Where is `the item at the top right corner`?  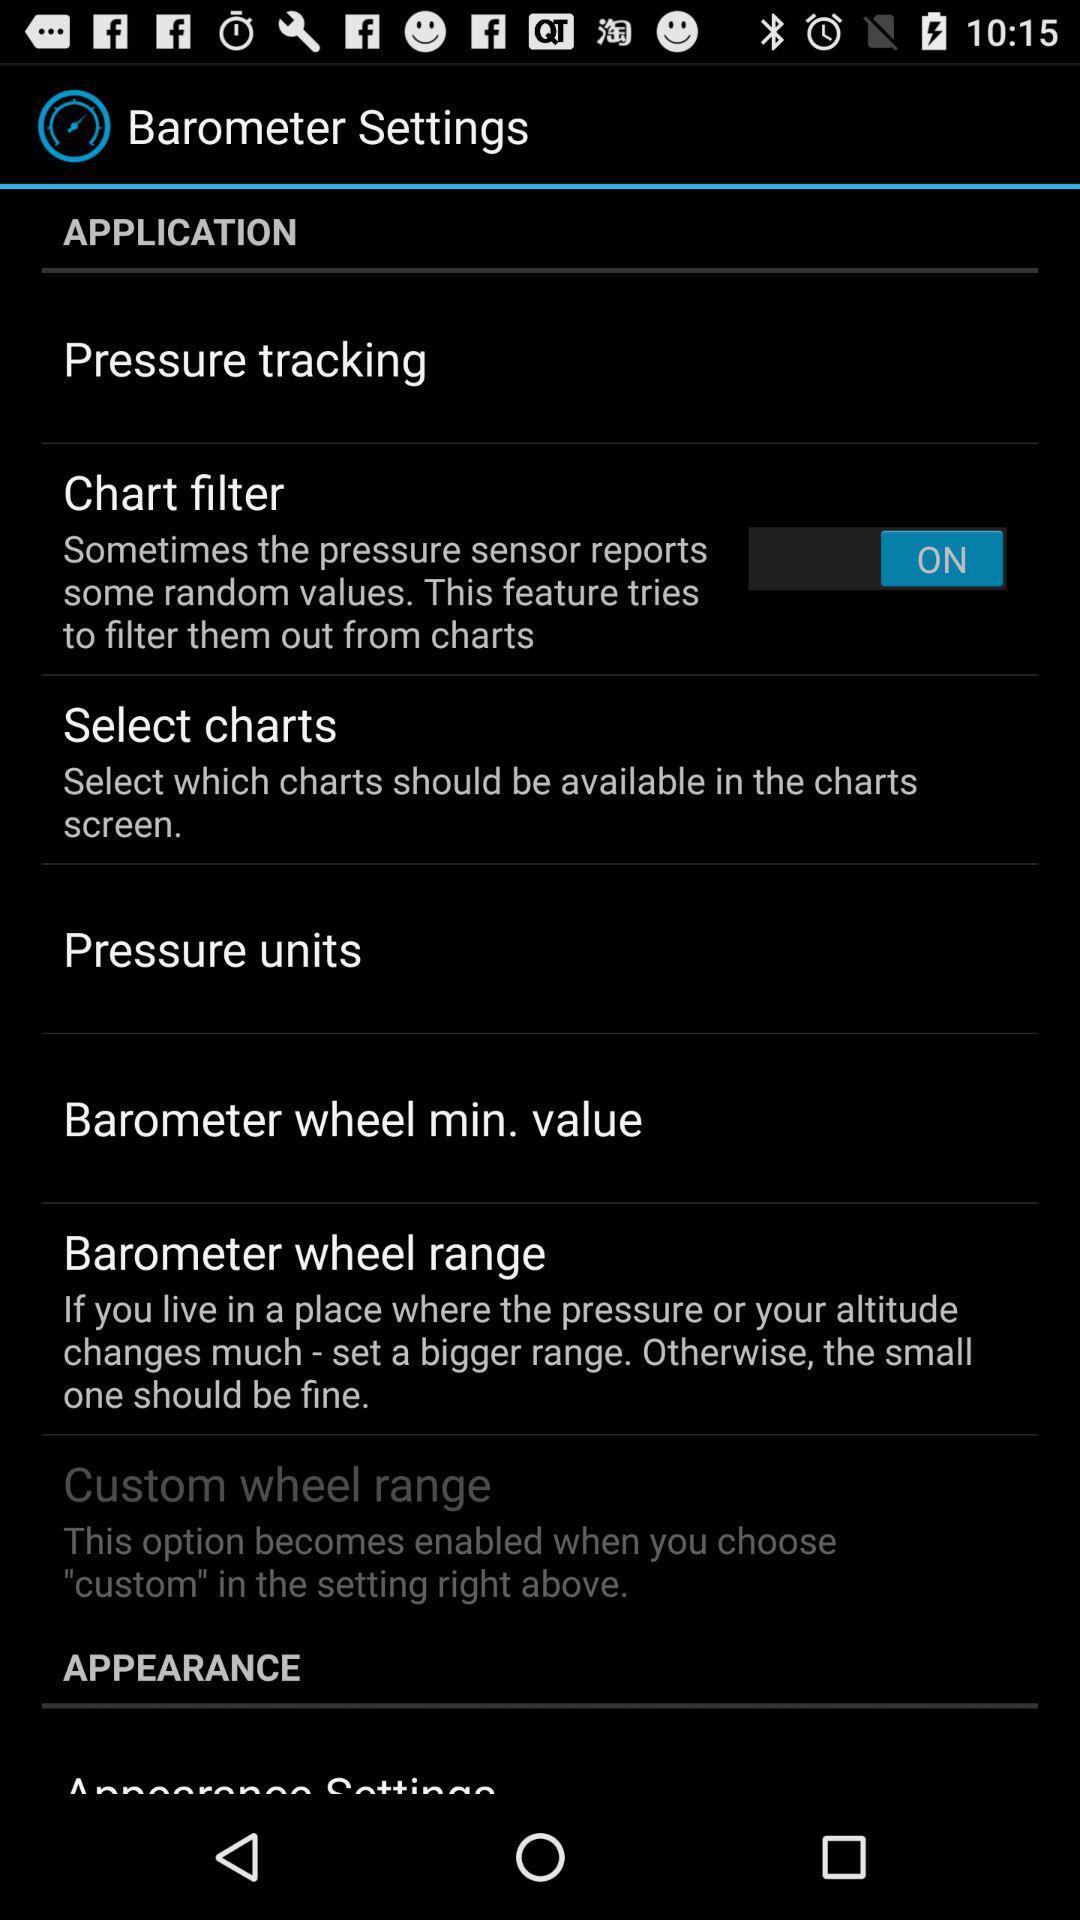 the item at the top right corner is located at coordinates (876, 558).